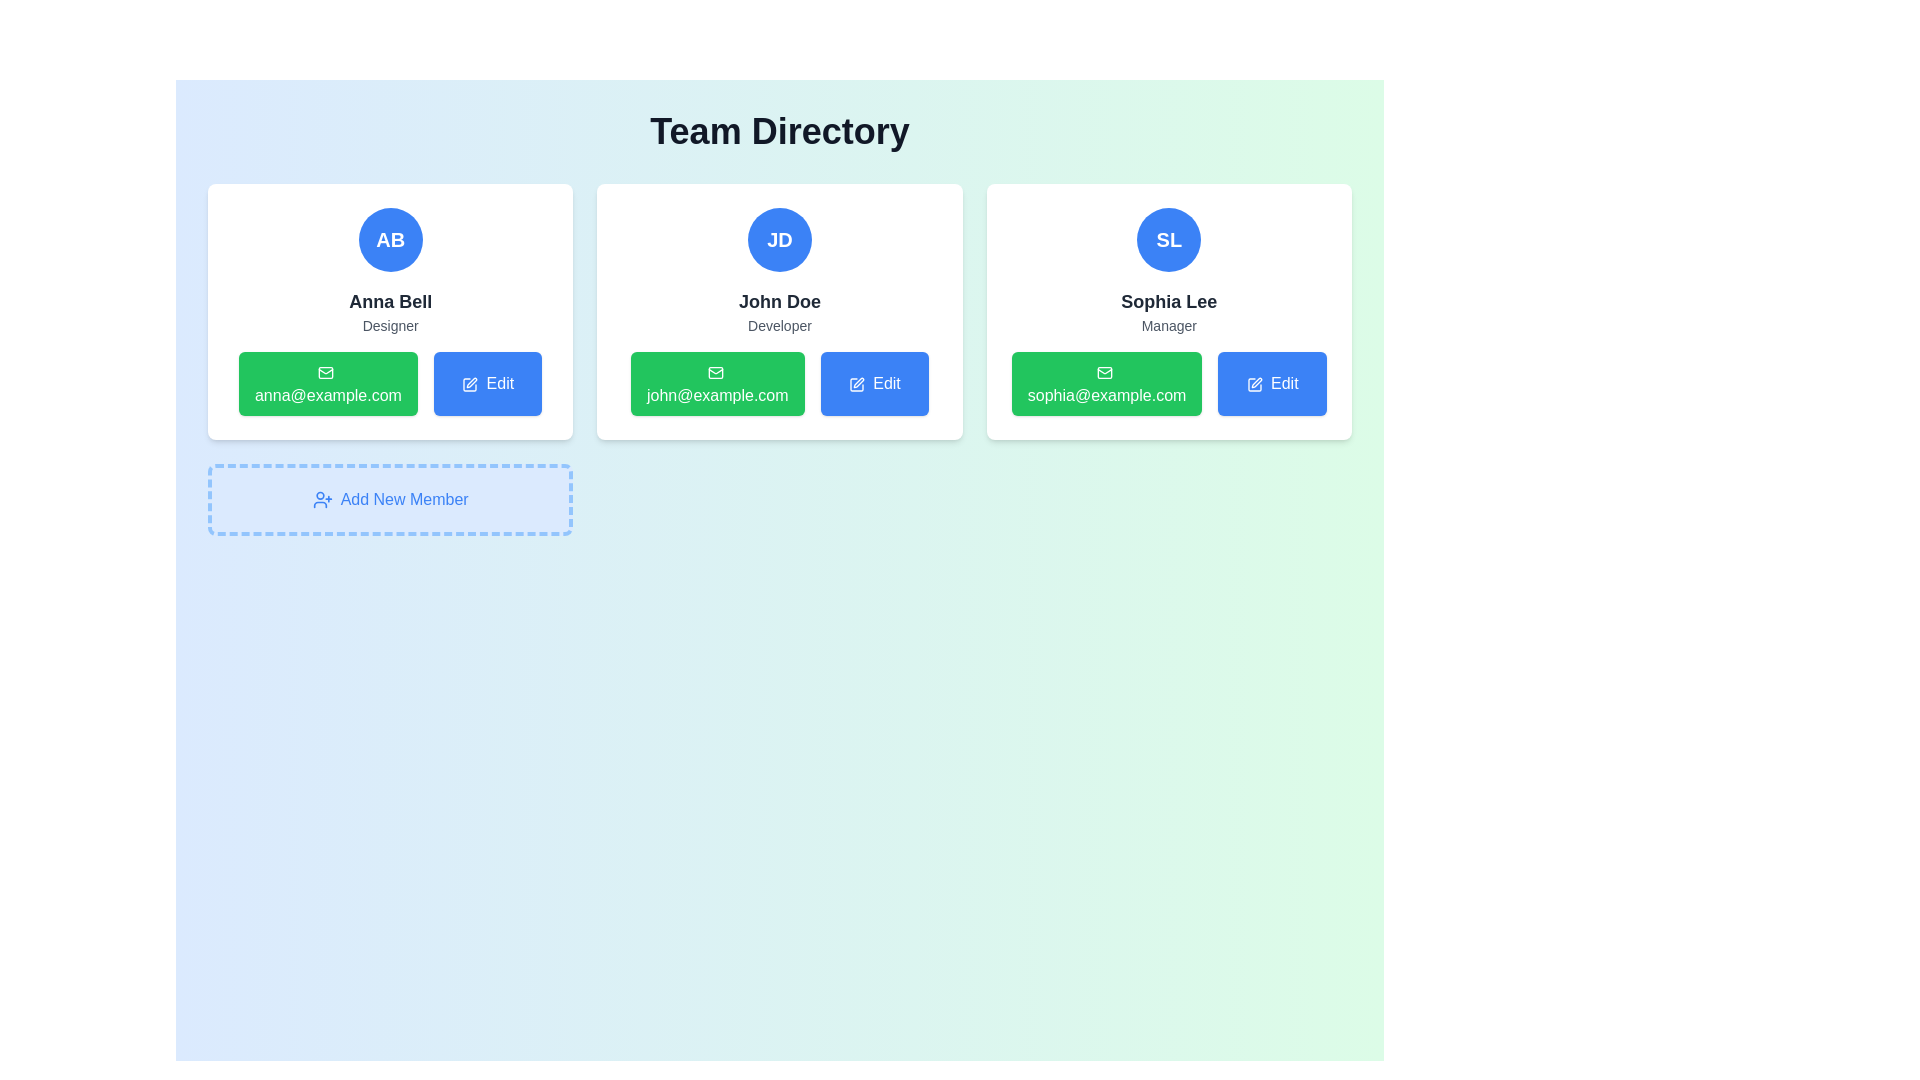  I want to click on the rectangular button with a green background and text 'john@example.com' in the bottom left of John Doe's card in the Team Directory interface for additional information, so click(717, 384).